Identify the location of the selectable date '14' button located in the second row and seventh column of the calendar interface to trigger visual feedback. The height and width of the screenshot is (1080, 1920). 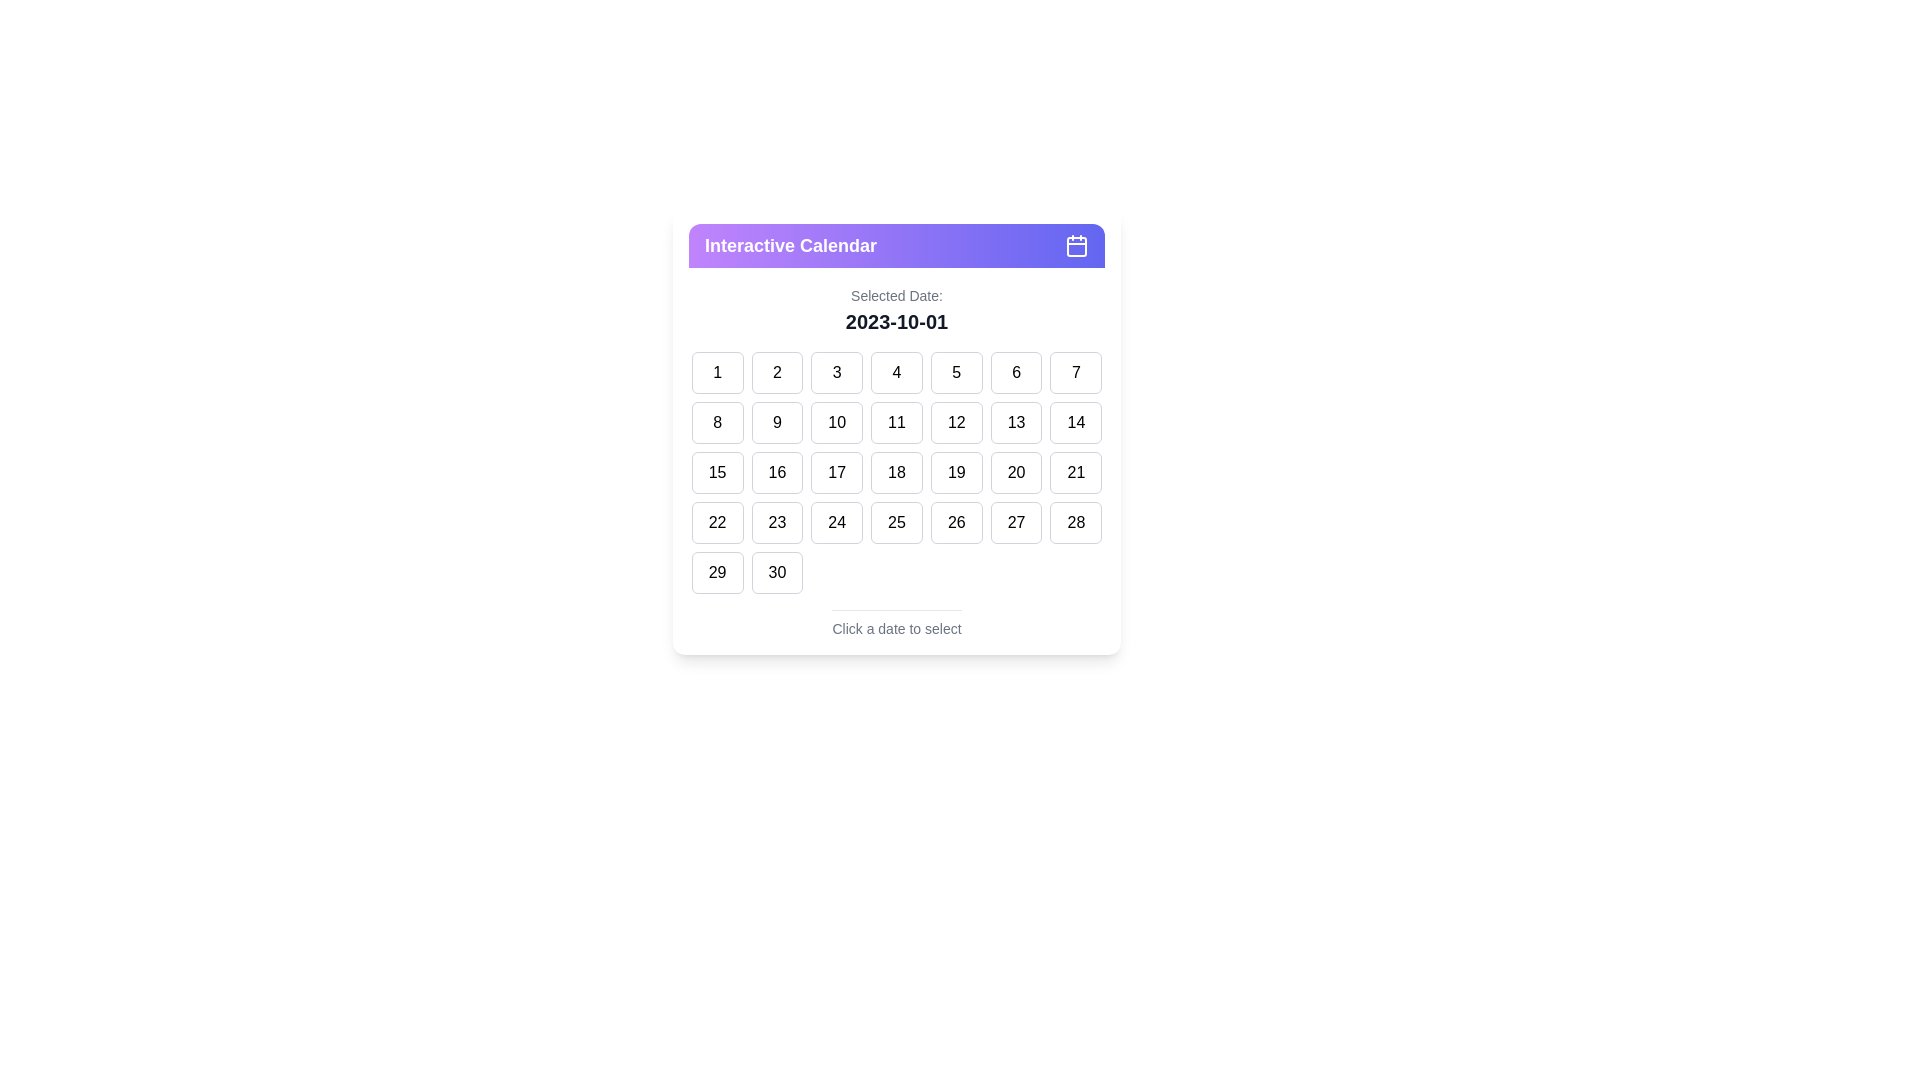
(1075, 422).